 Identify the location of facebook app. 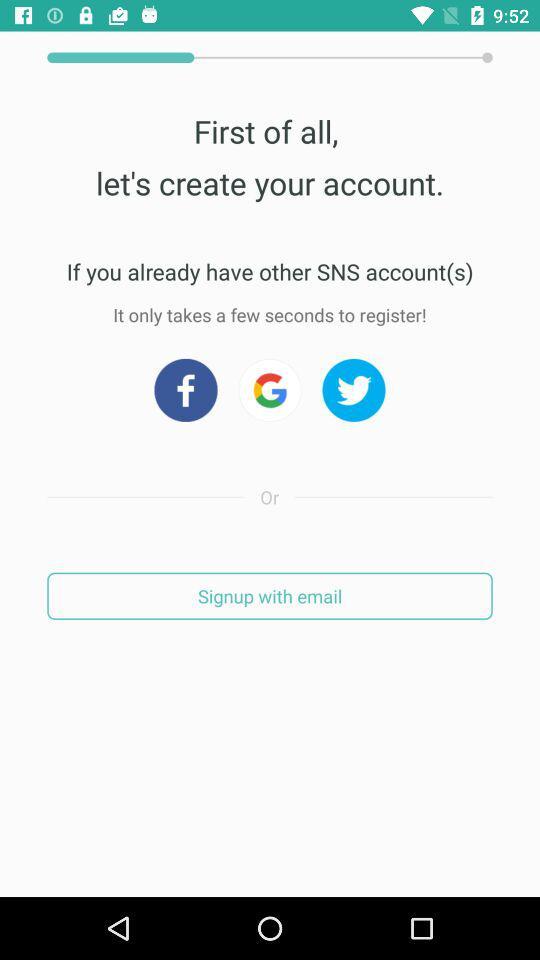
(185, 389).